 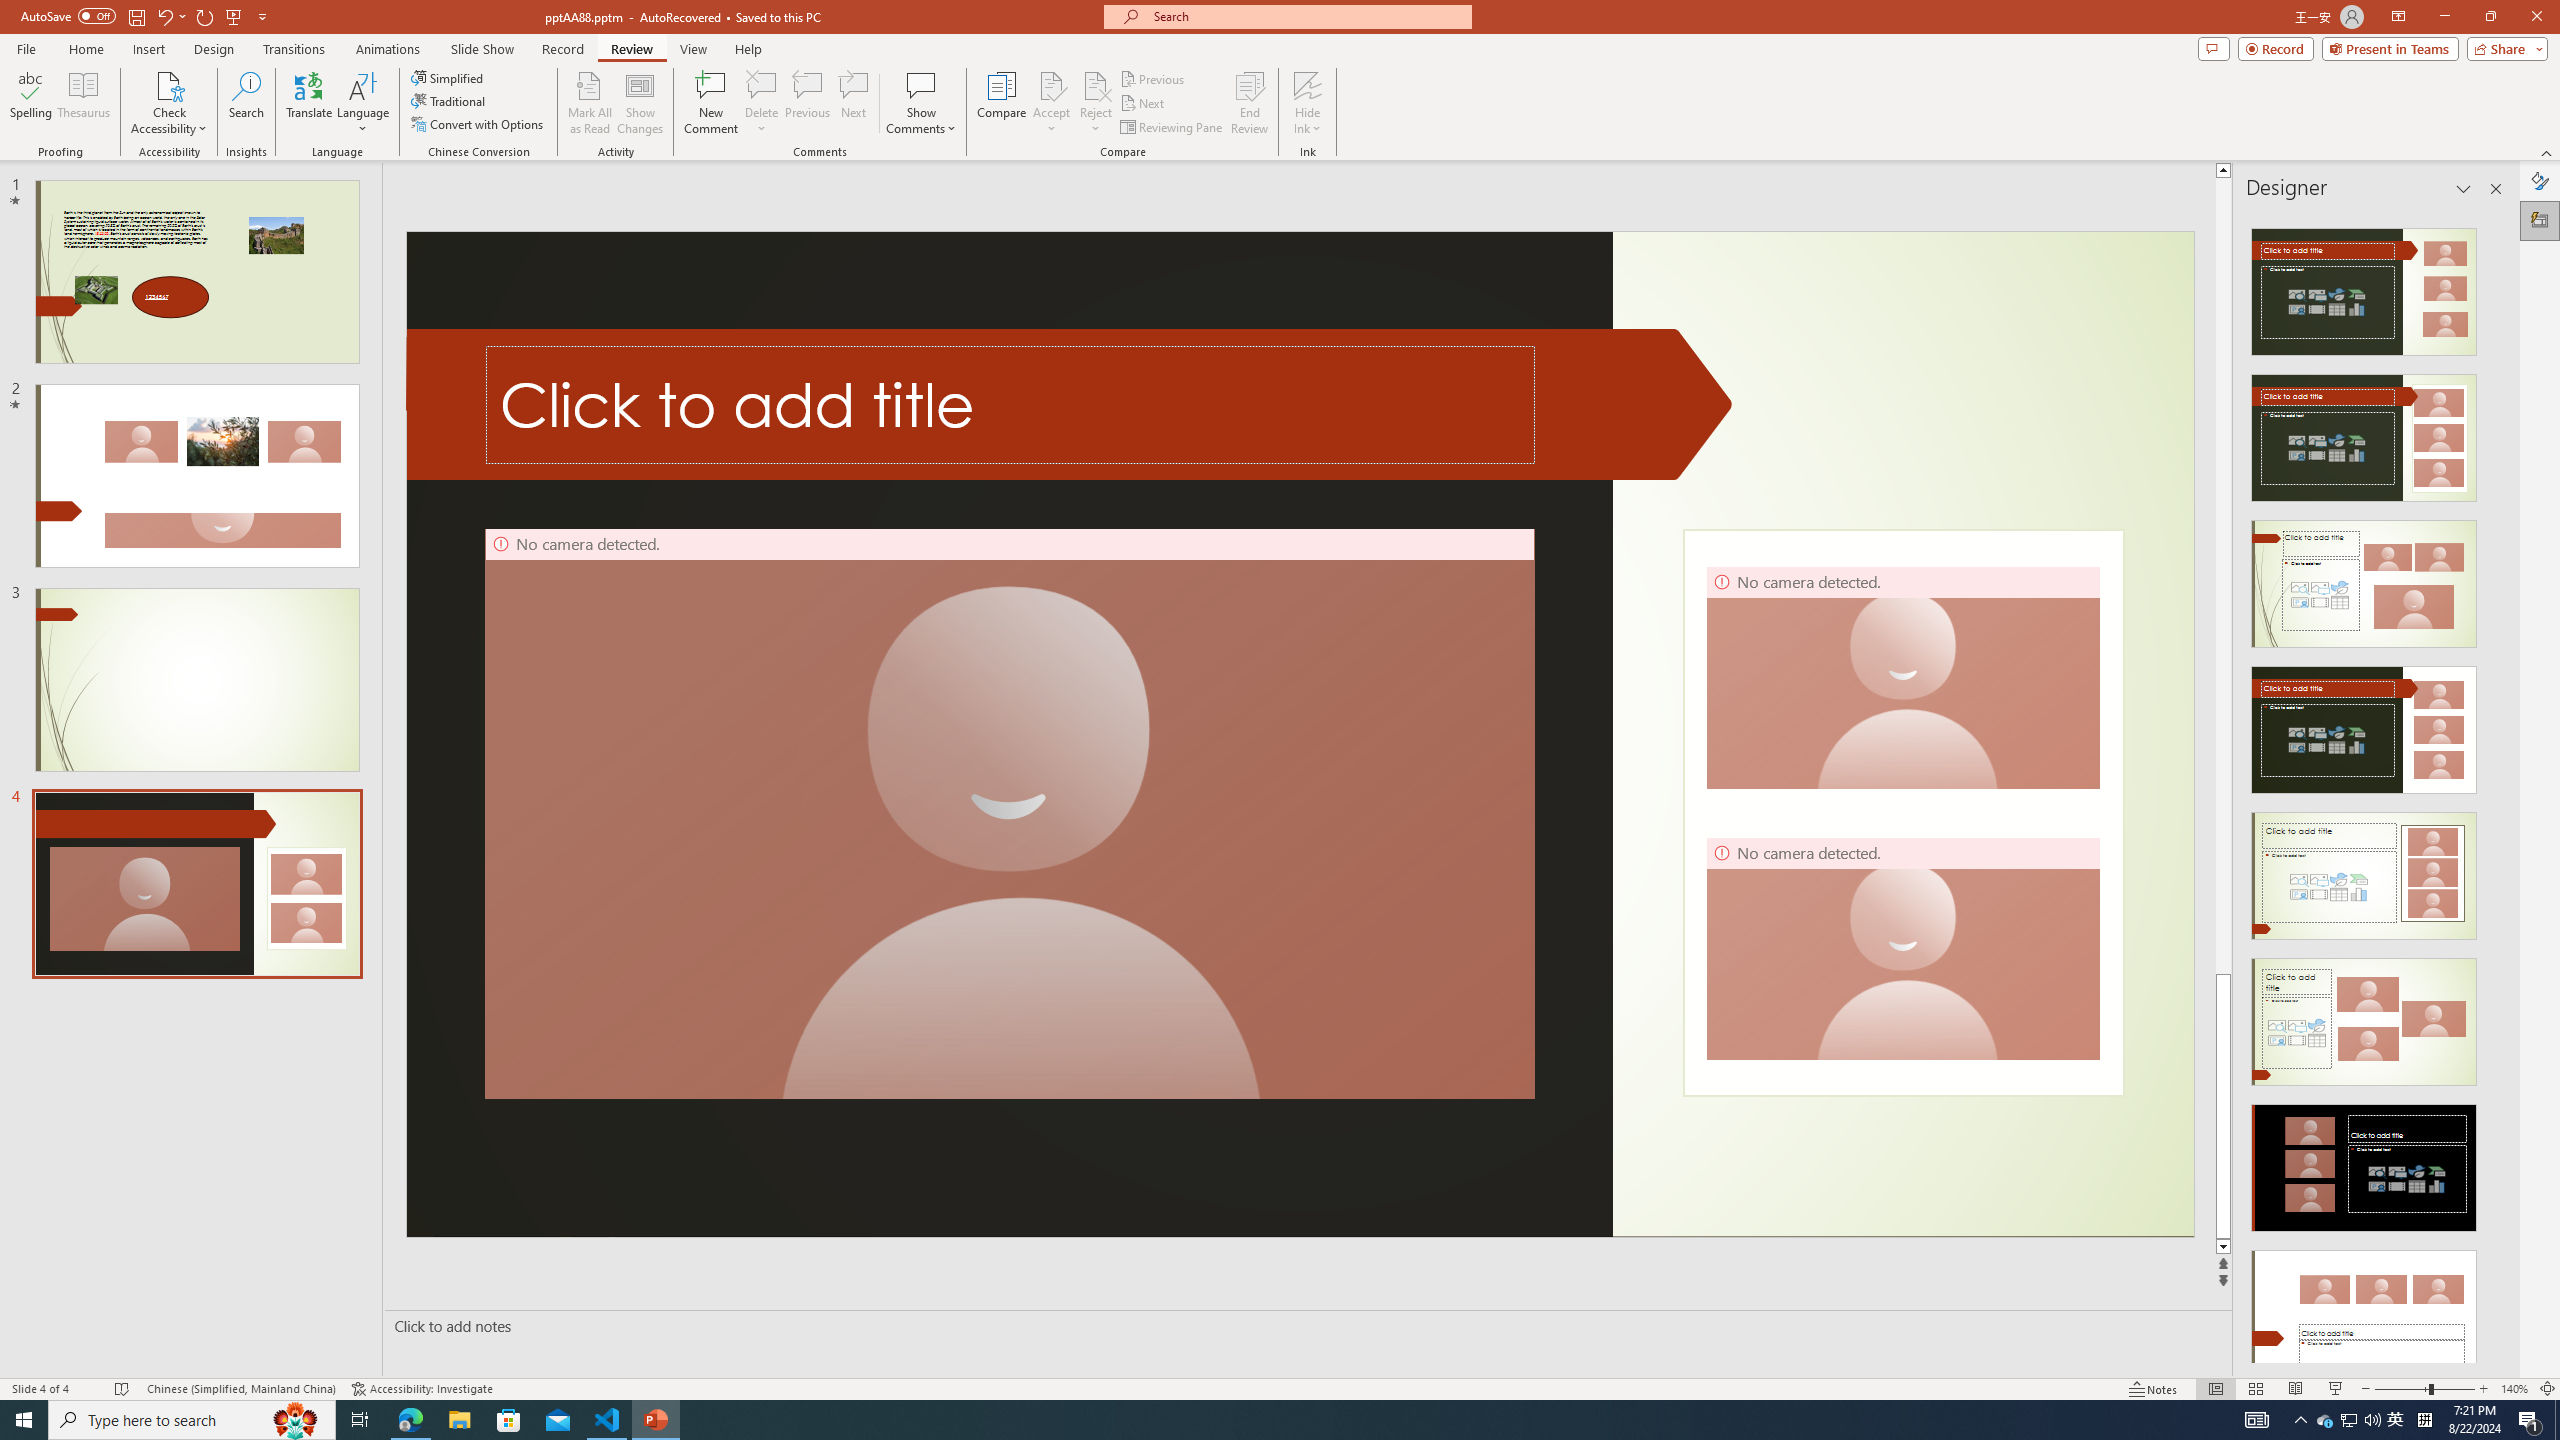 I want to click on 'End Review', so click(x=1248, y=103).